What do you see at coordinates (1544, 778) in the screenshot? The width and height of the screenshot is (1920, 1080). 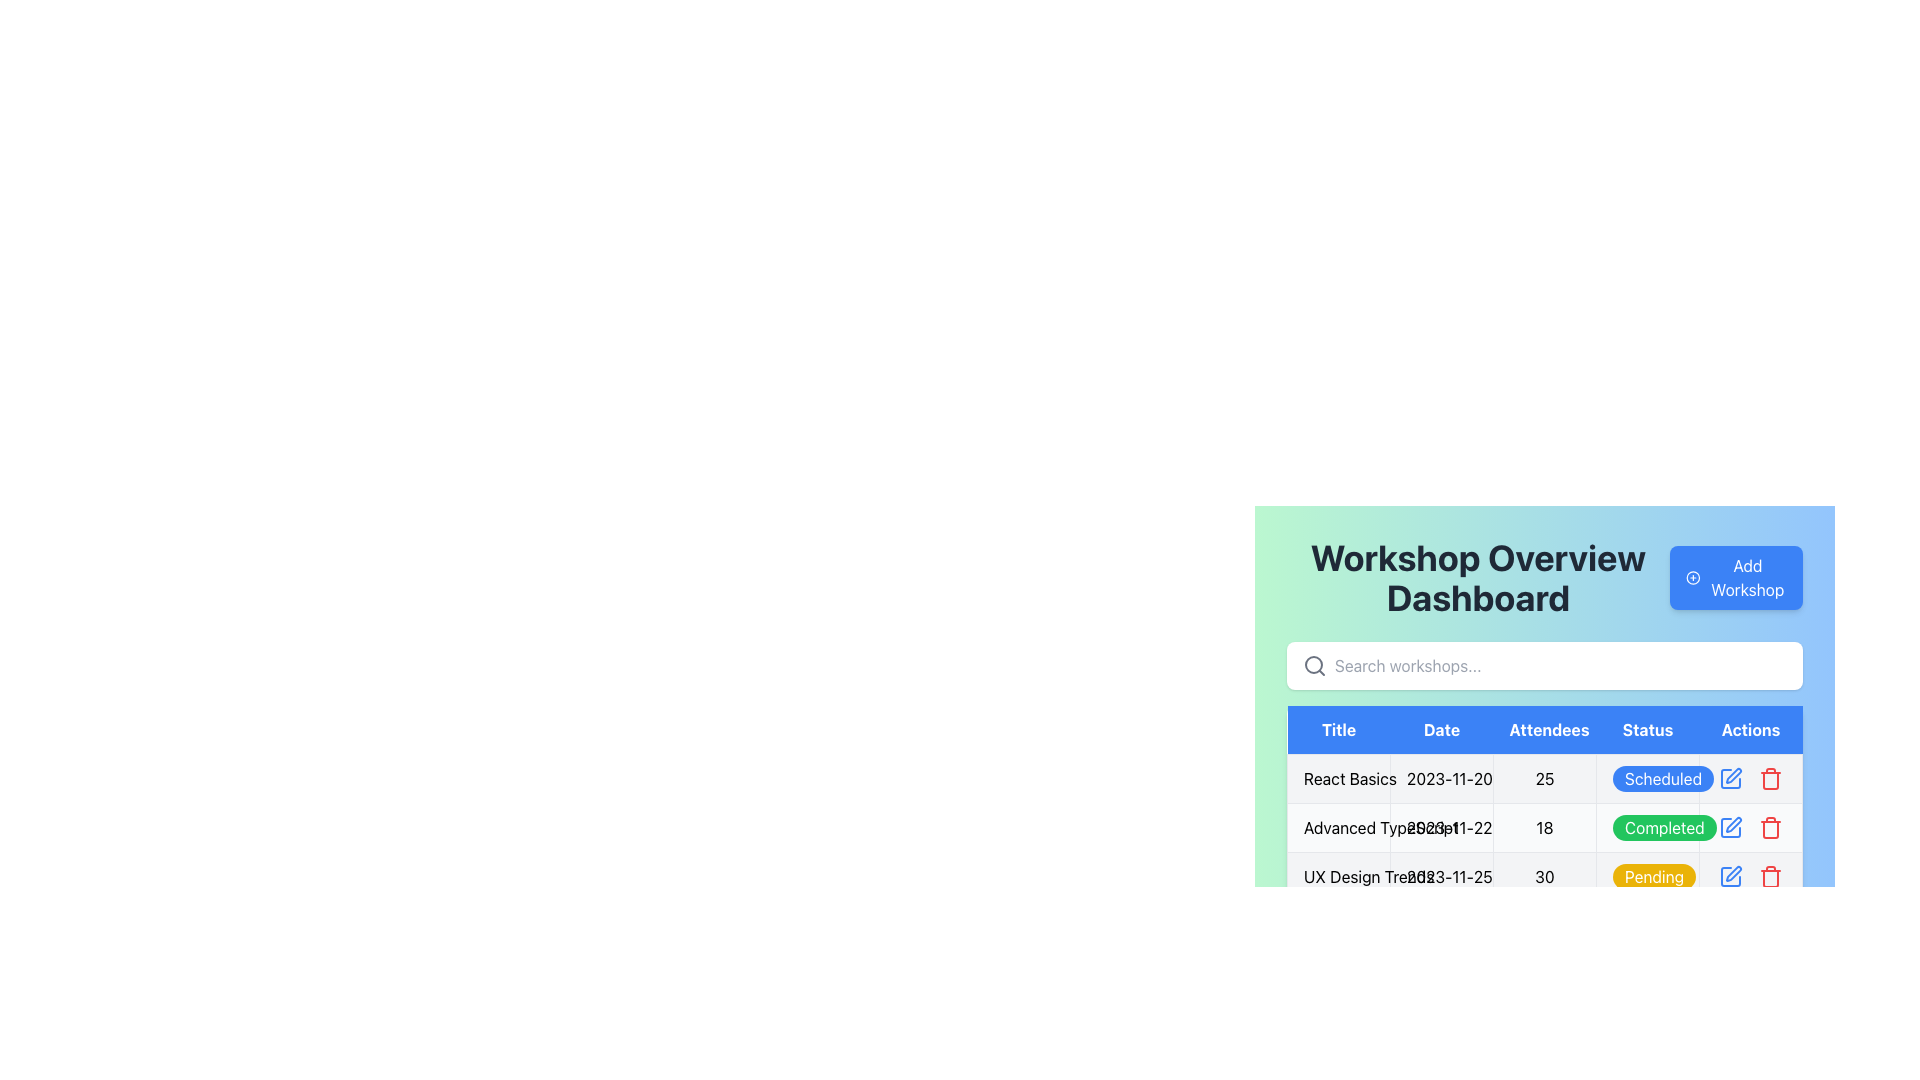 I see `the text displaying the number of attendees for the 'React Basics' workshop located in the 'Attendees' column of the first row` at bounding box center [1544, 778].